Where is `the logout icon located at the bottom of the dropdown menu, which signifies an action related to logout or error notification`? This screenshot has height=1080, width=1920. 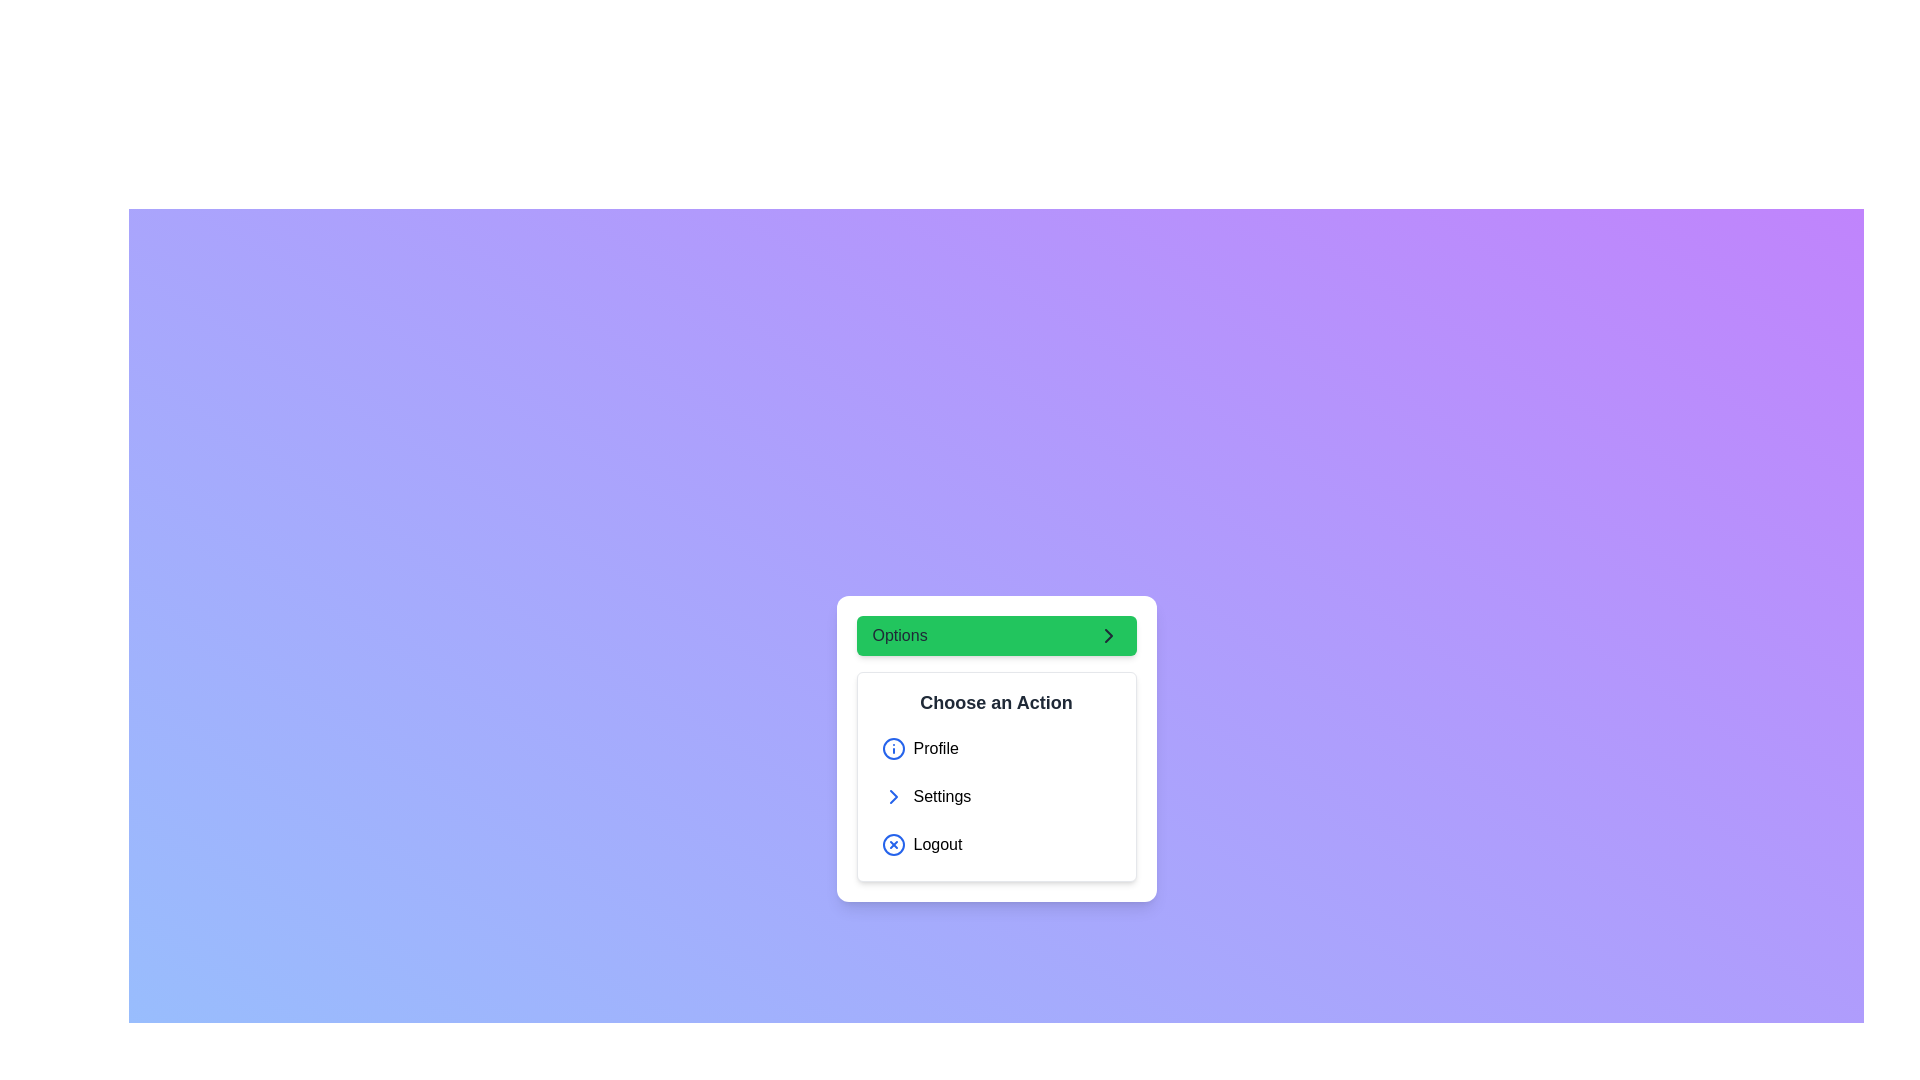
the logout icon located at the bottom of the dropdown menu, which signifies an action related to logout or error notification is located at coordinates (892, 844).